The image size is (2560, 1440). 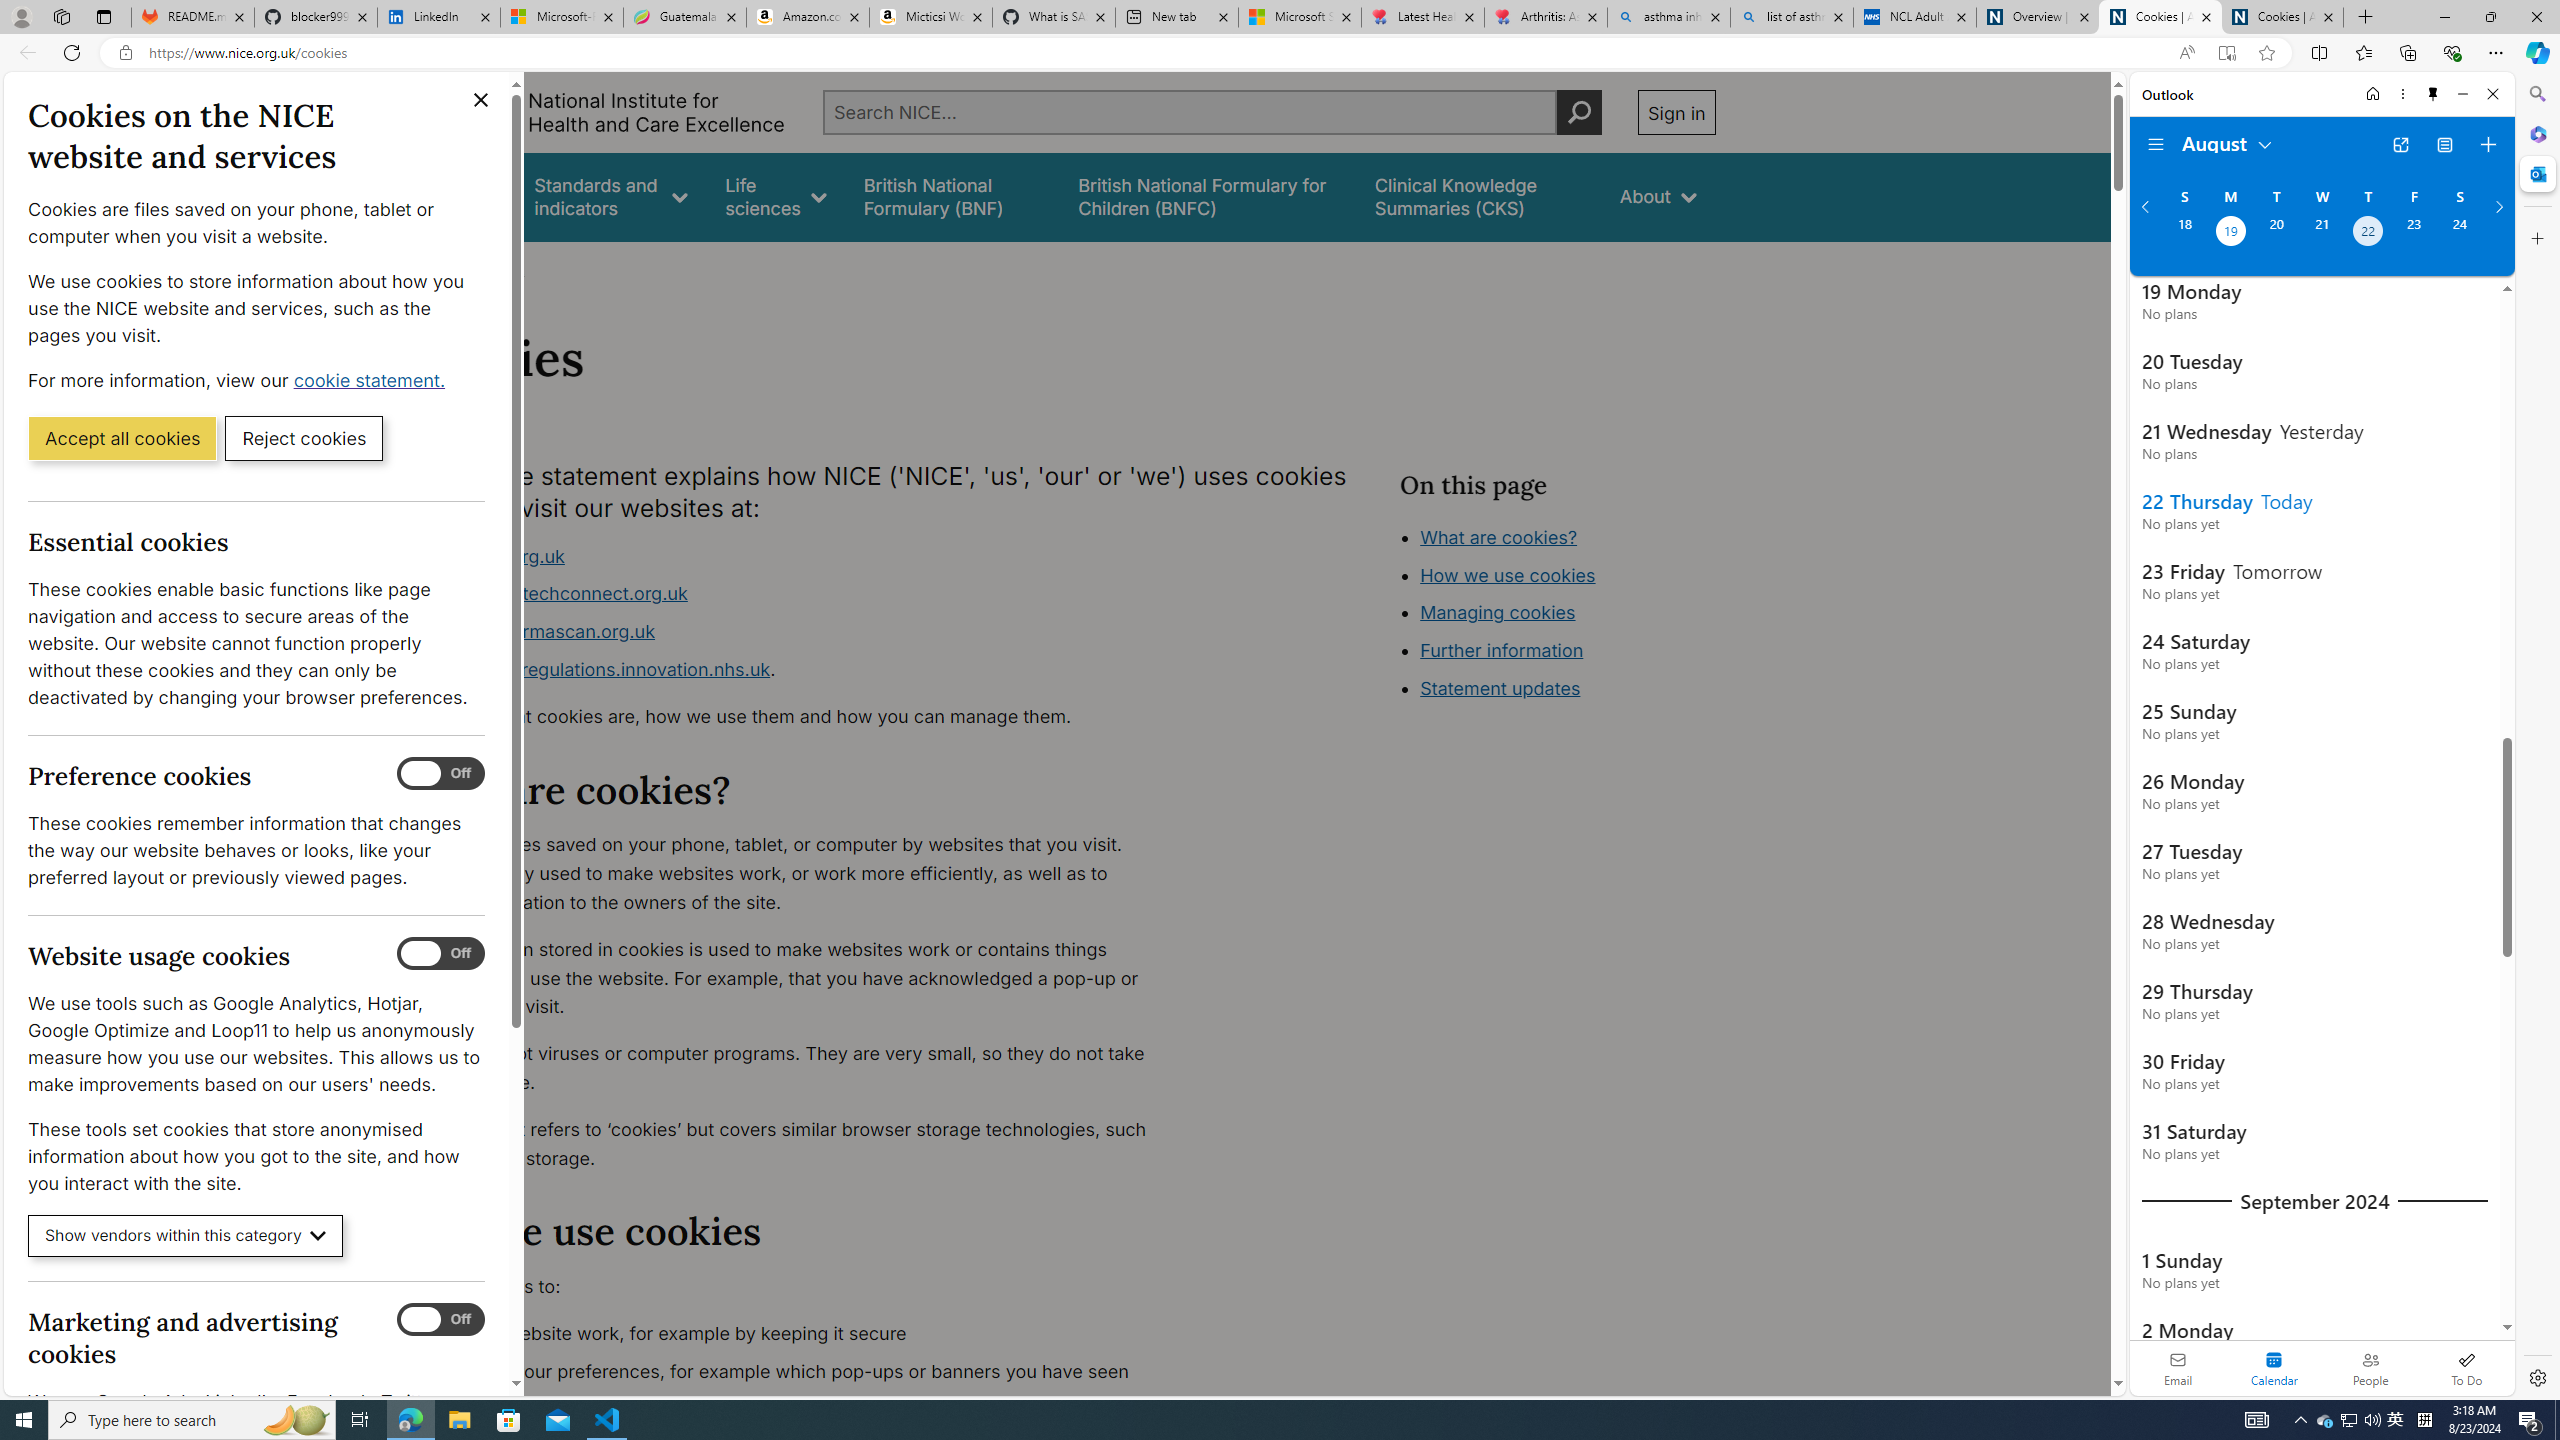 What do you see at coordinates (1913, 16) in the screenshot?
I see `'NCL Adult Asthma Inhaler Choice Guideline'` at bounding box center [1913, 16].